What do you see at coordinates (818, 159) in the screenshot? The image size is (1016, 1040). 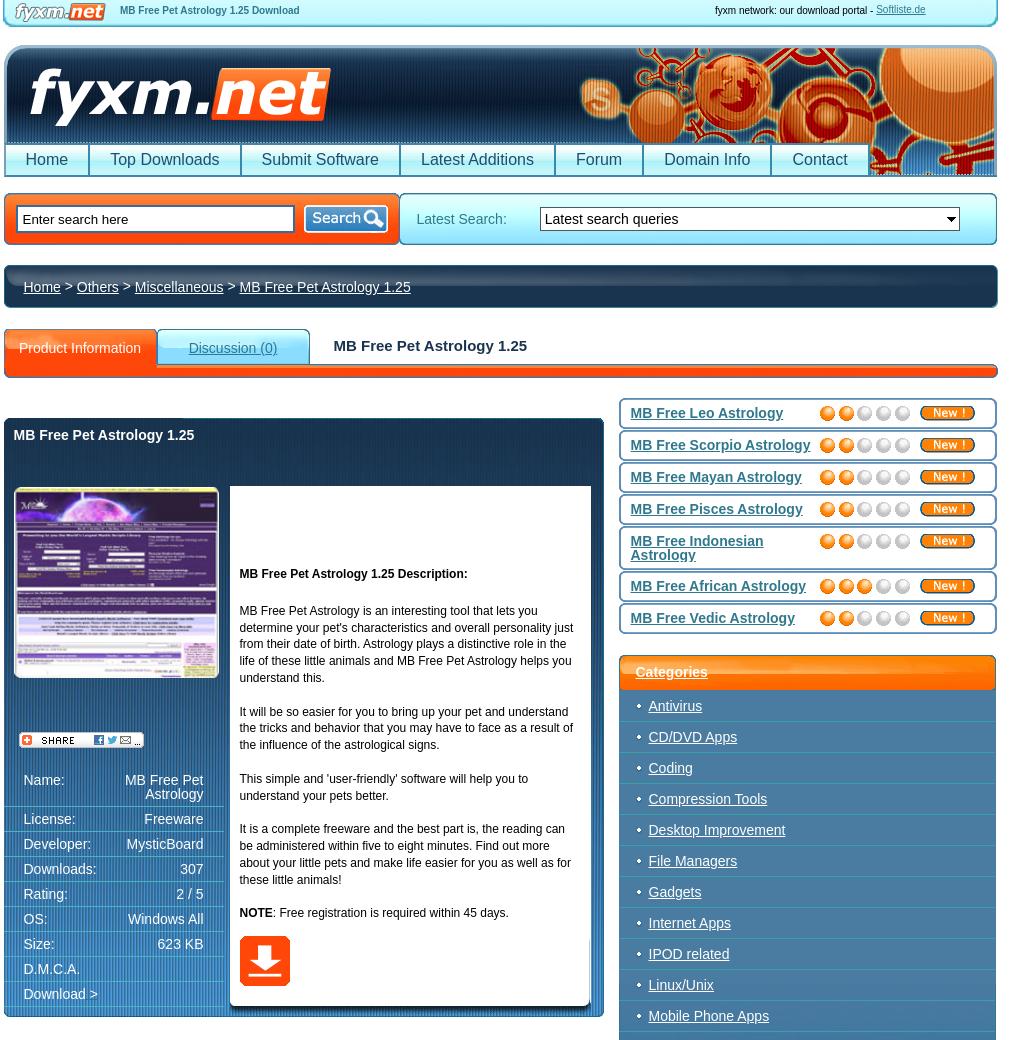 I see `'Contact'` at bounding box center [818, 159].